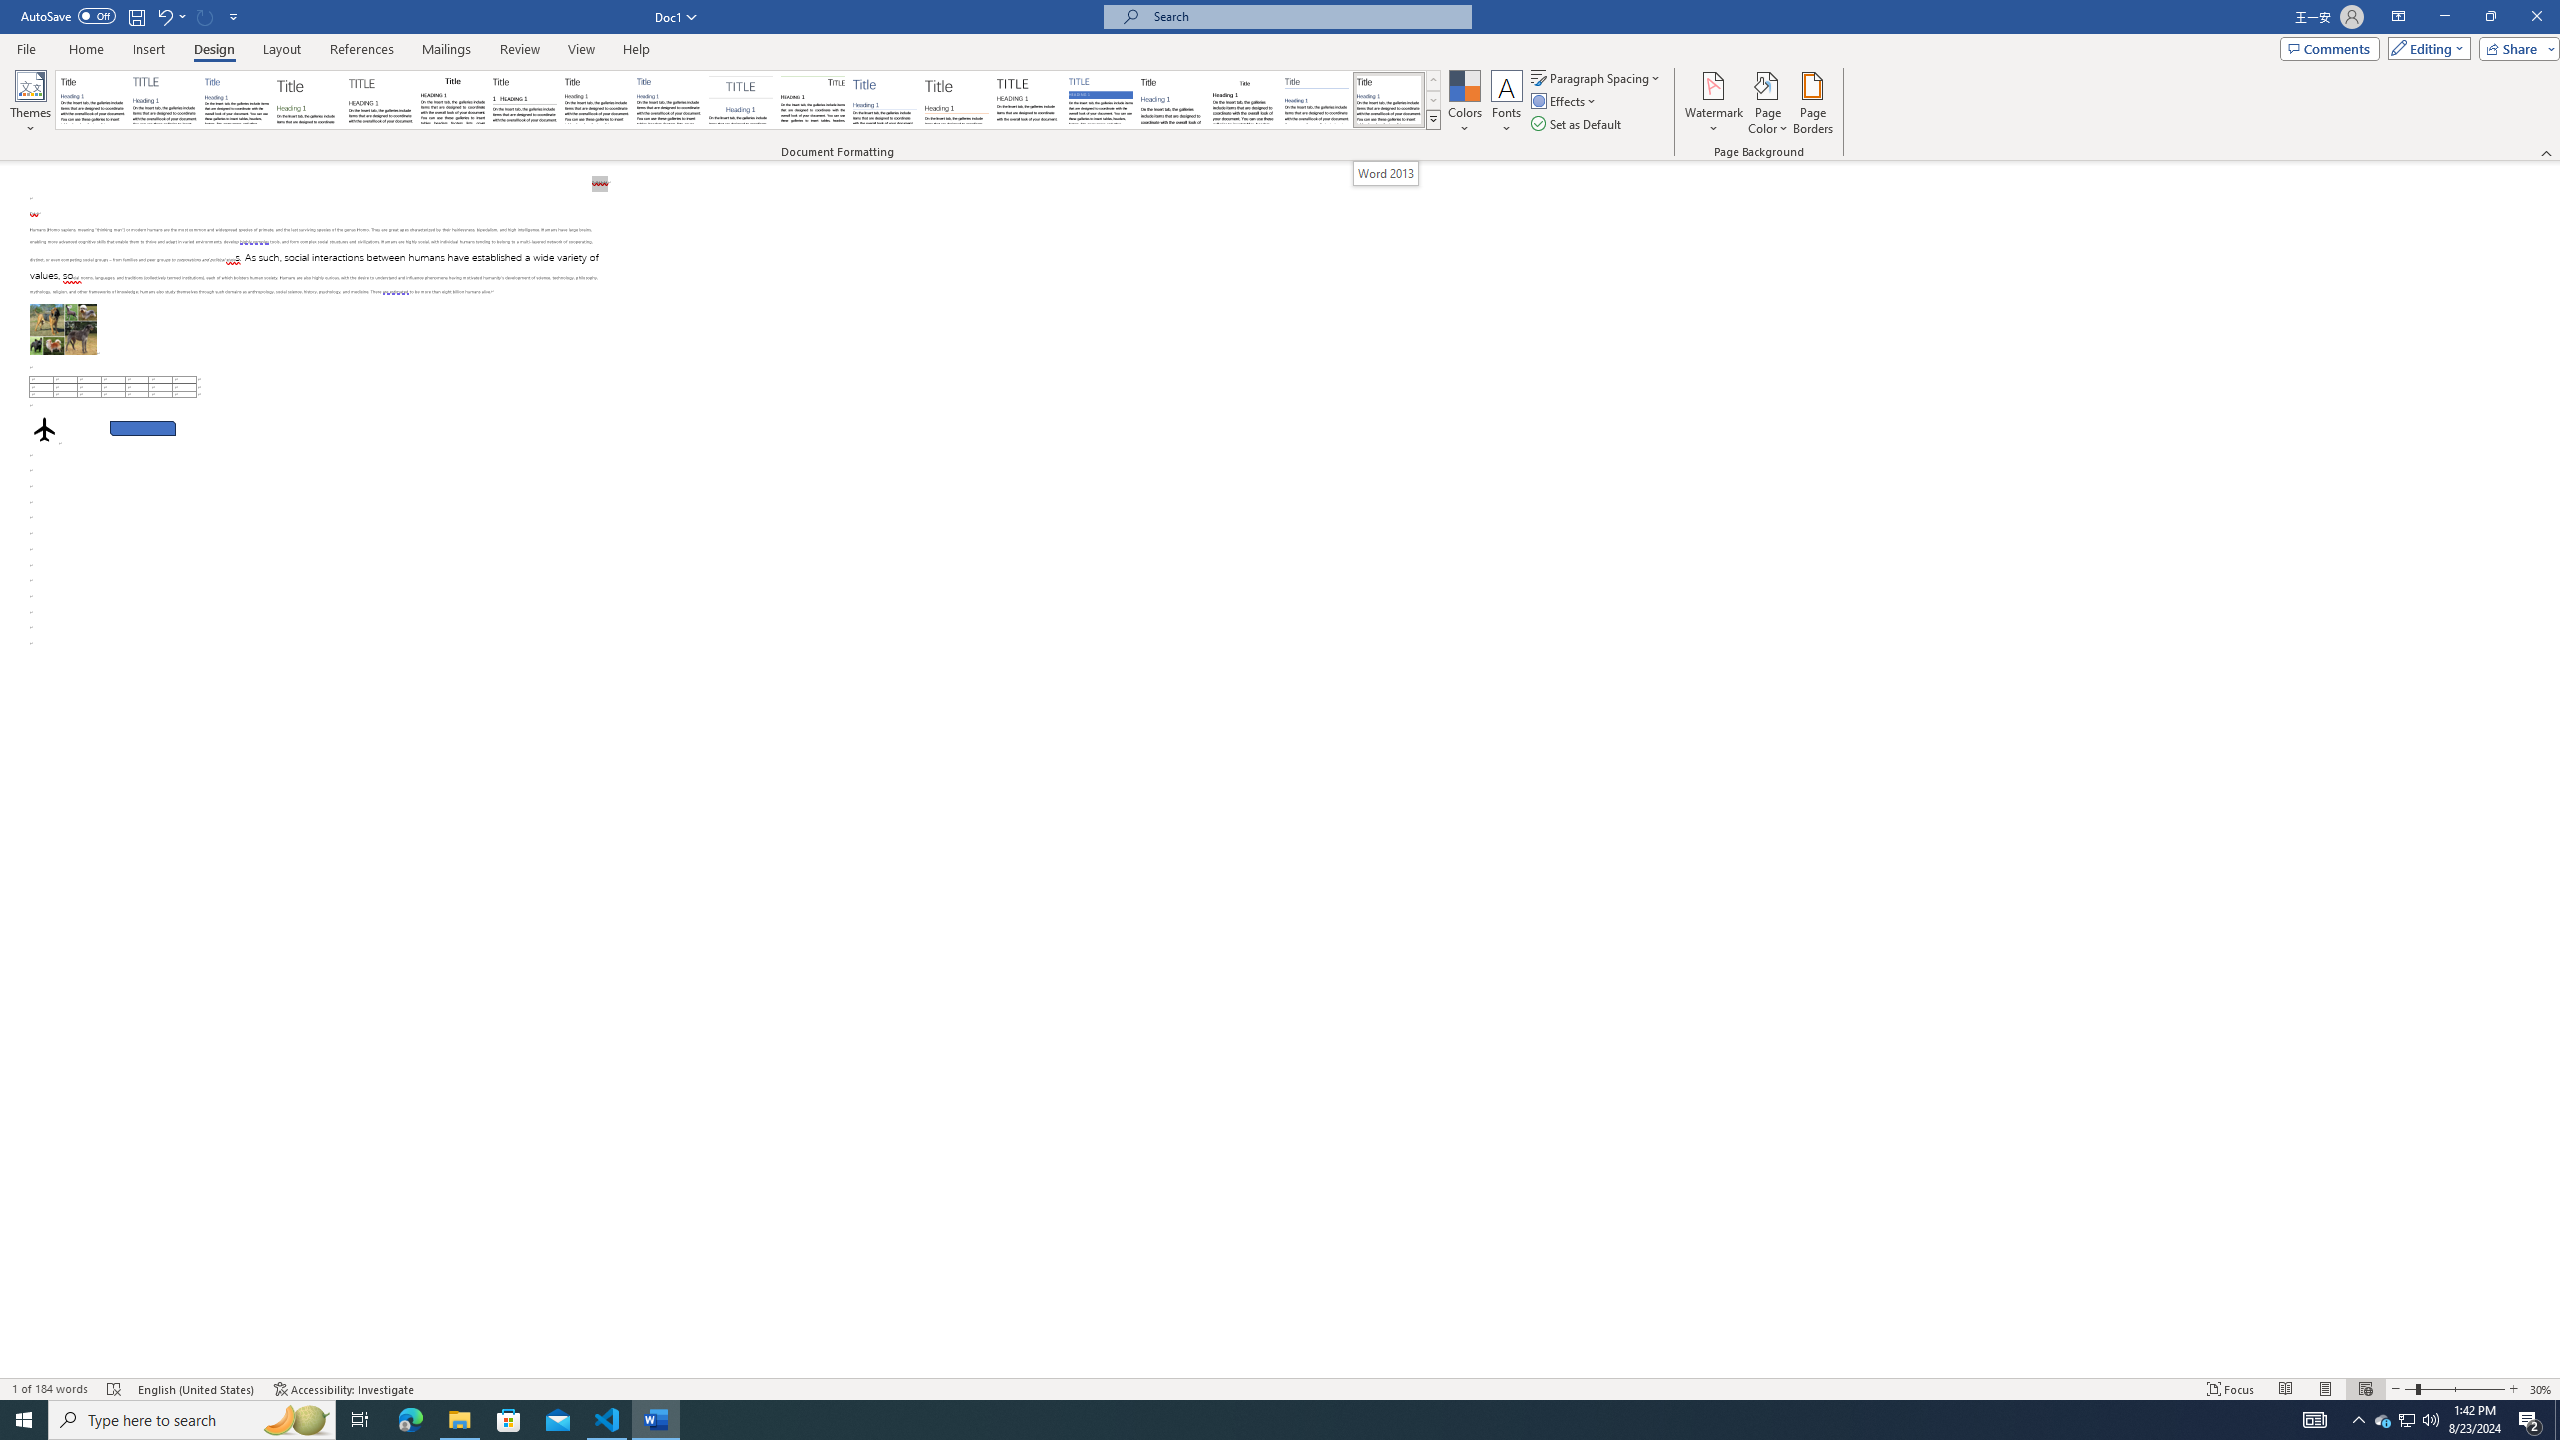 The height and width of the screenshot is (1440, 2560). I want to click on 'Style Set', so click(1432, 118).